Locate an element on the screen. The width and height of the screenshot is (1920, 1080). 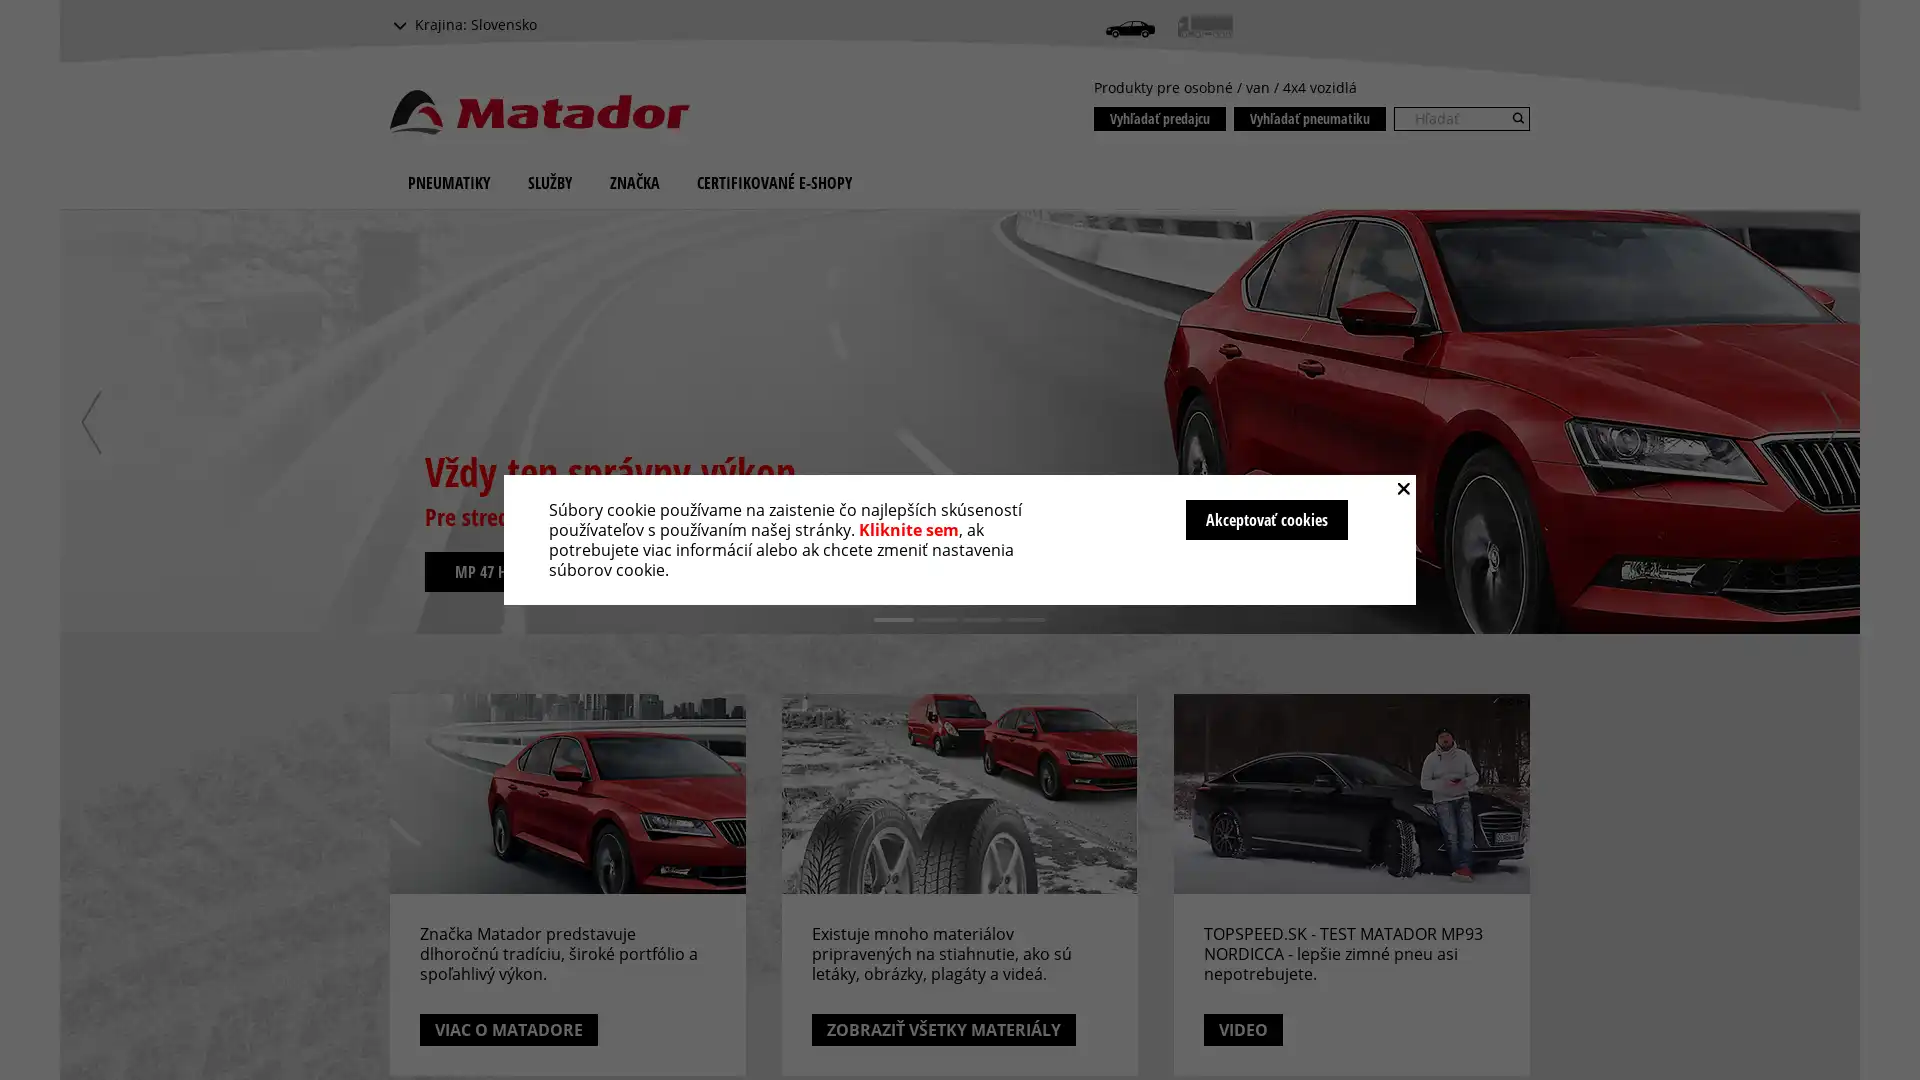
next is located at coordinates (1829, 420).